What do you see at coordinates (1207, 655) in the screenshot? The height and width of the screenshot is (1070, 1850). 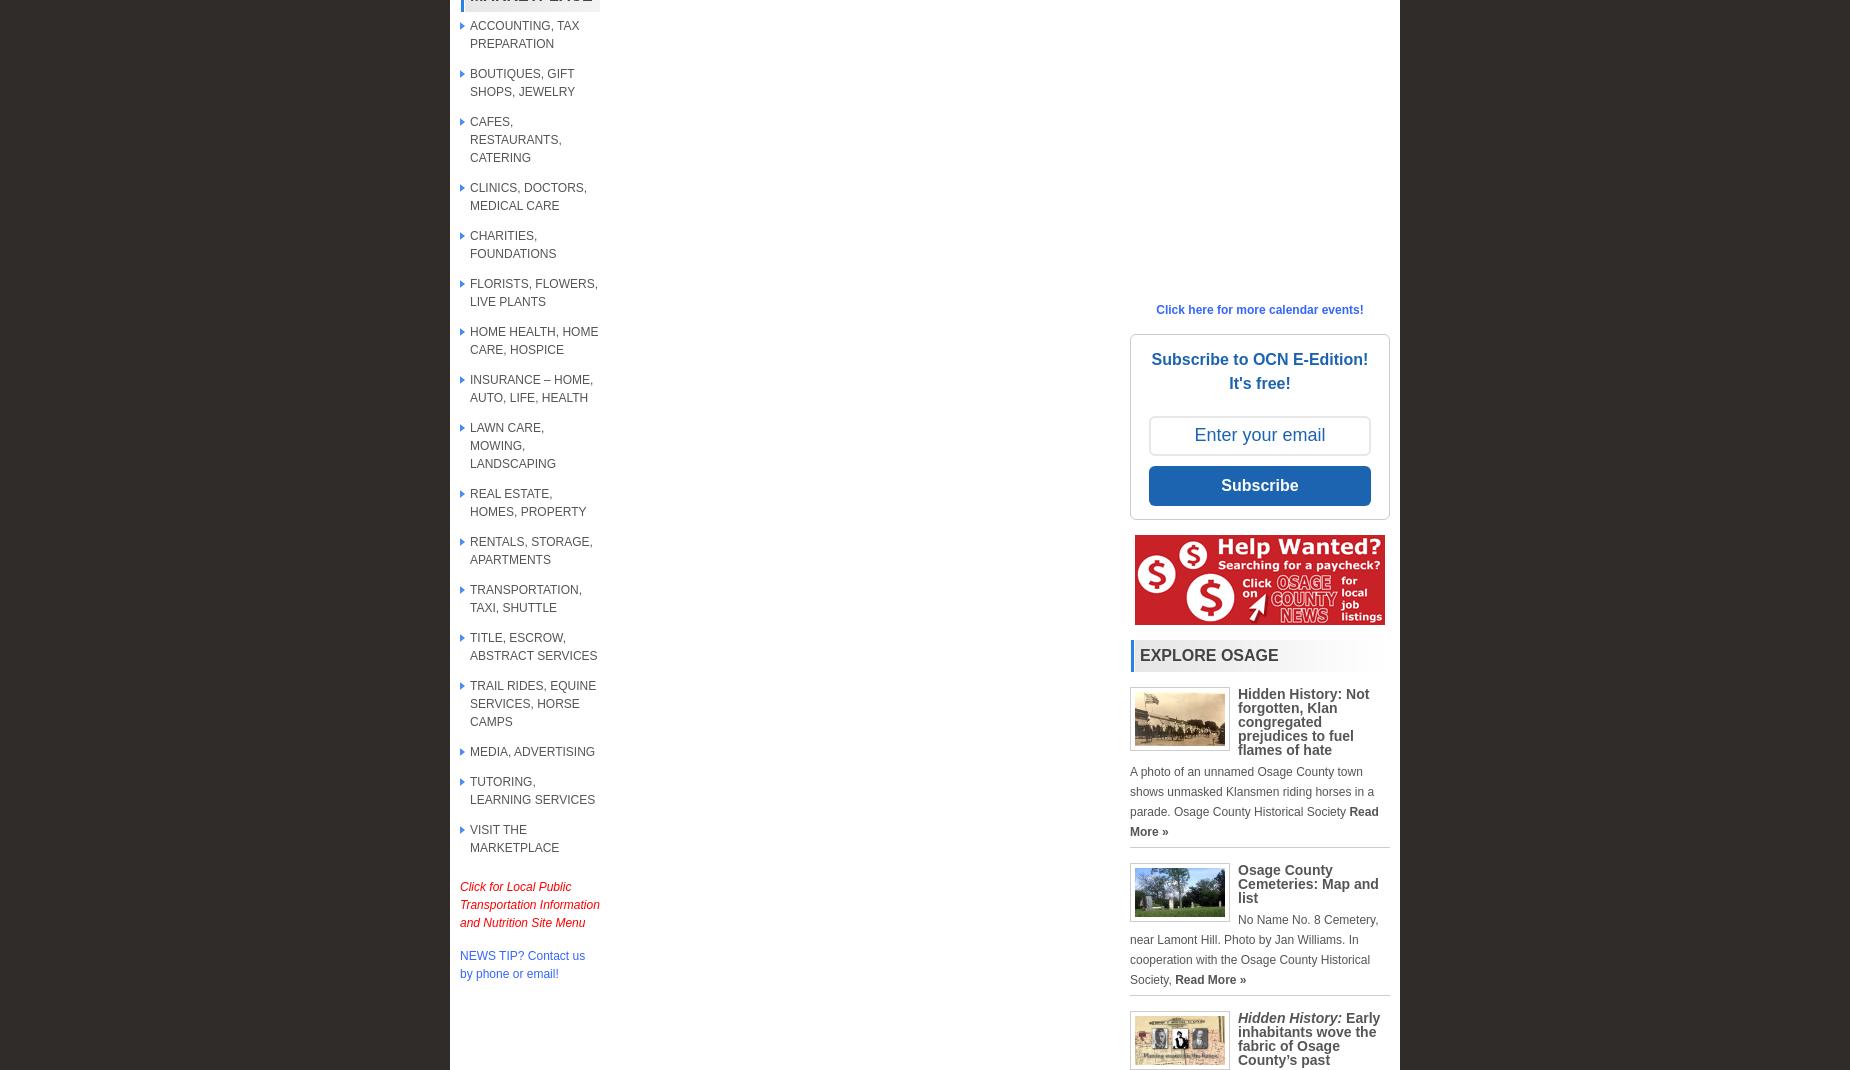 I see `'Explore Osage'` at bounding box center [1207, 655].